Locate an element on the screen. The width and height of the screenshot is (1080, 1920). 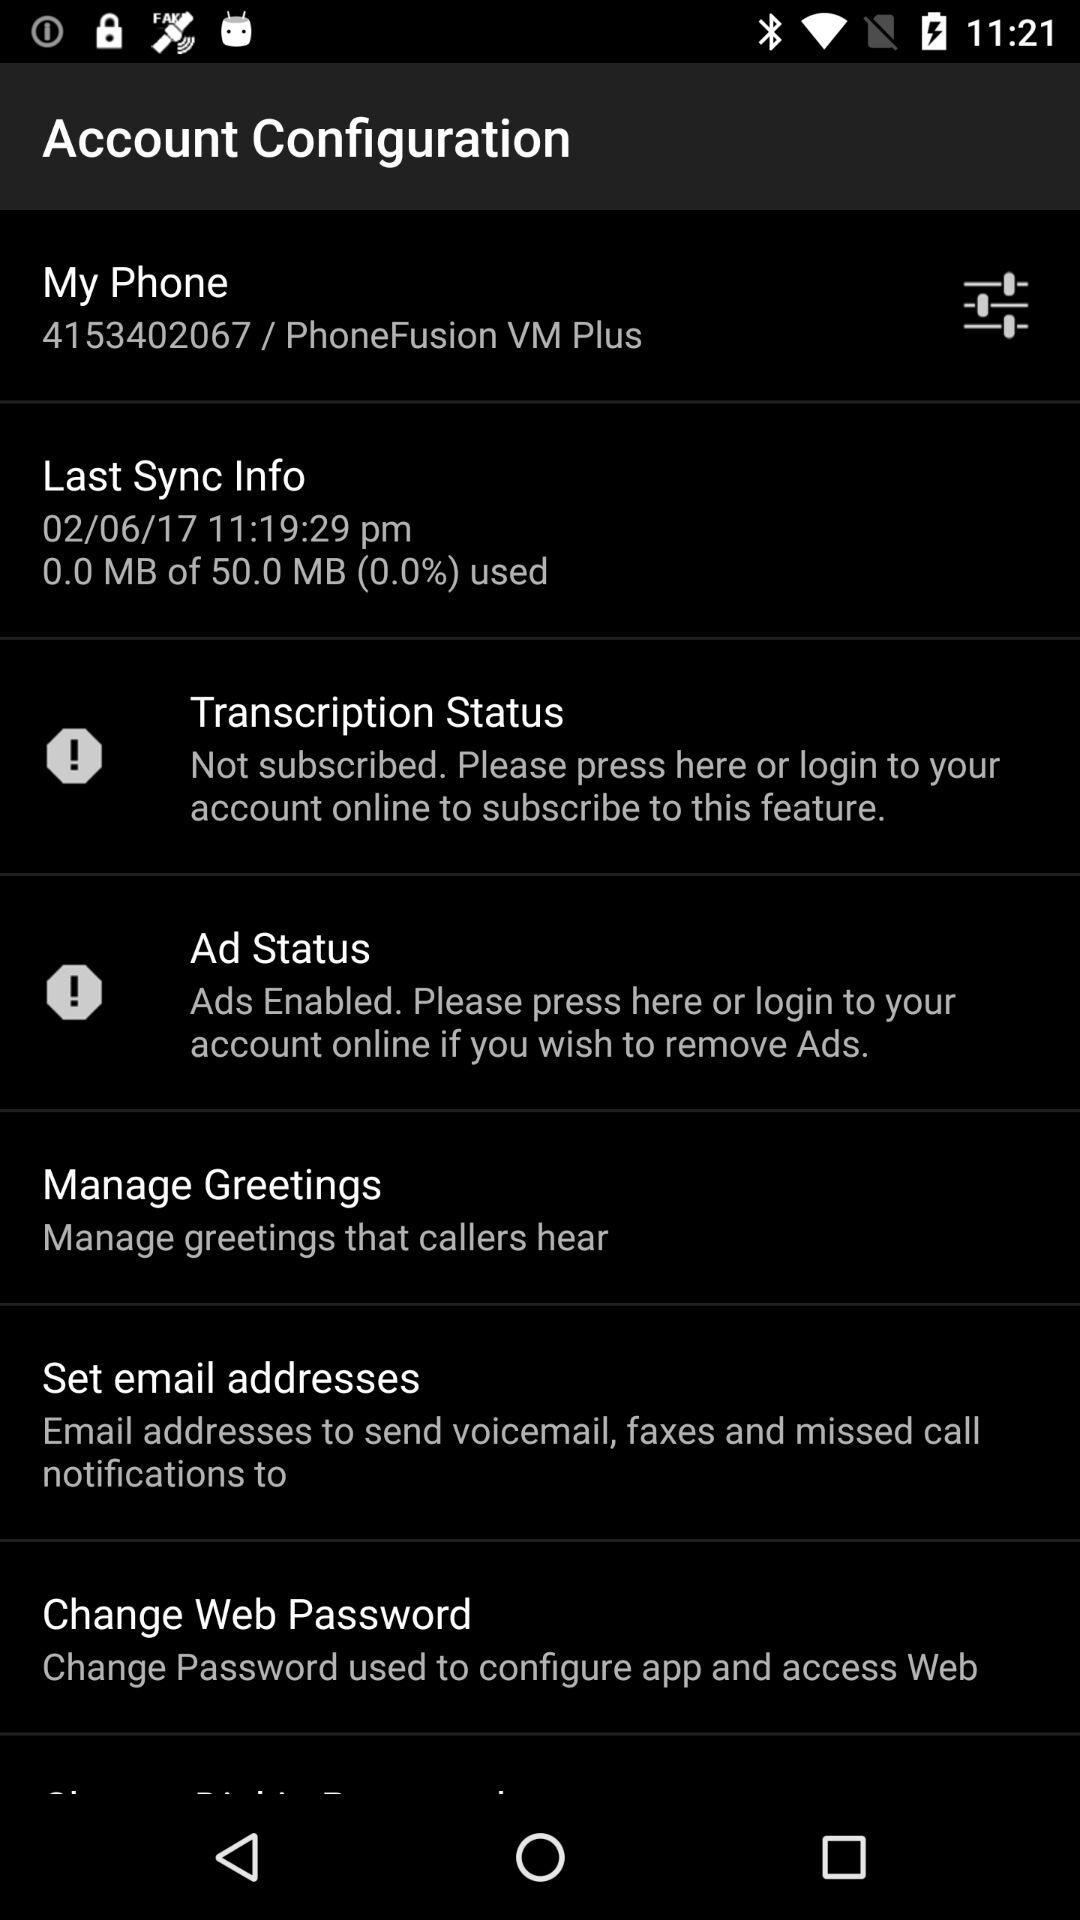
the item above ads enabled please item is located at coordinates (280, 945).